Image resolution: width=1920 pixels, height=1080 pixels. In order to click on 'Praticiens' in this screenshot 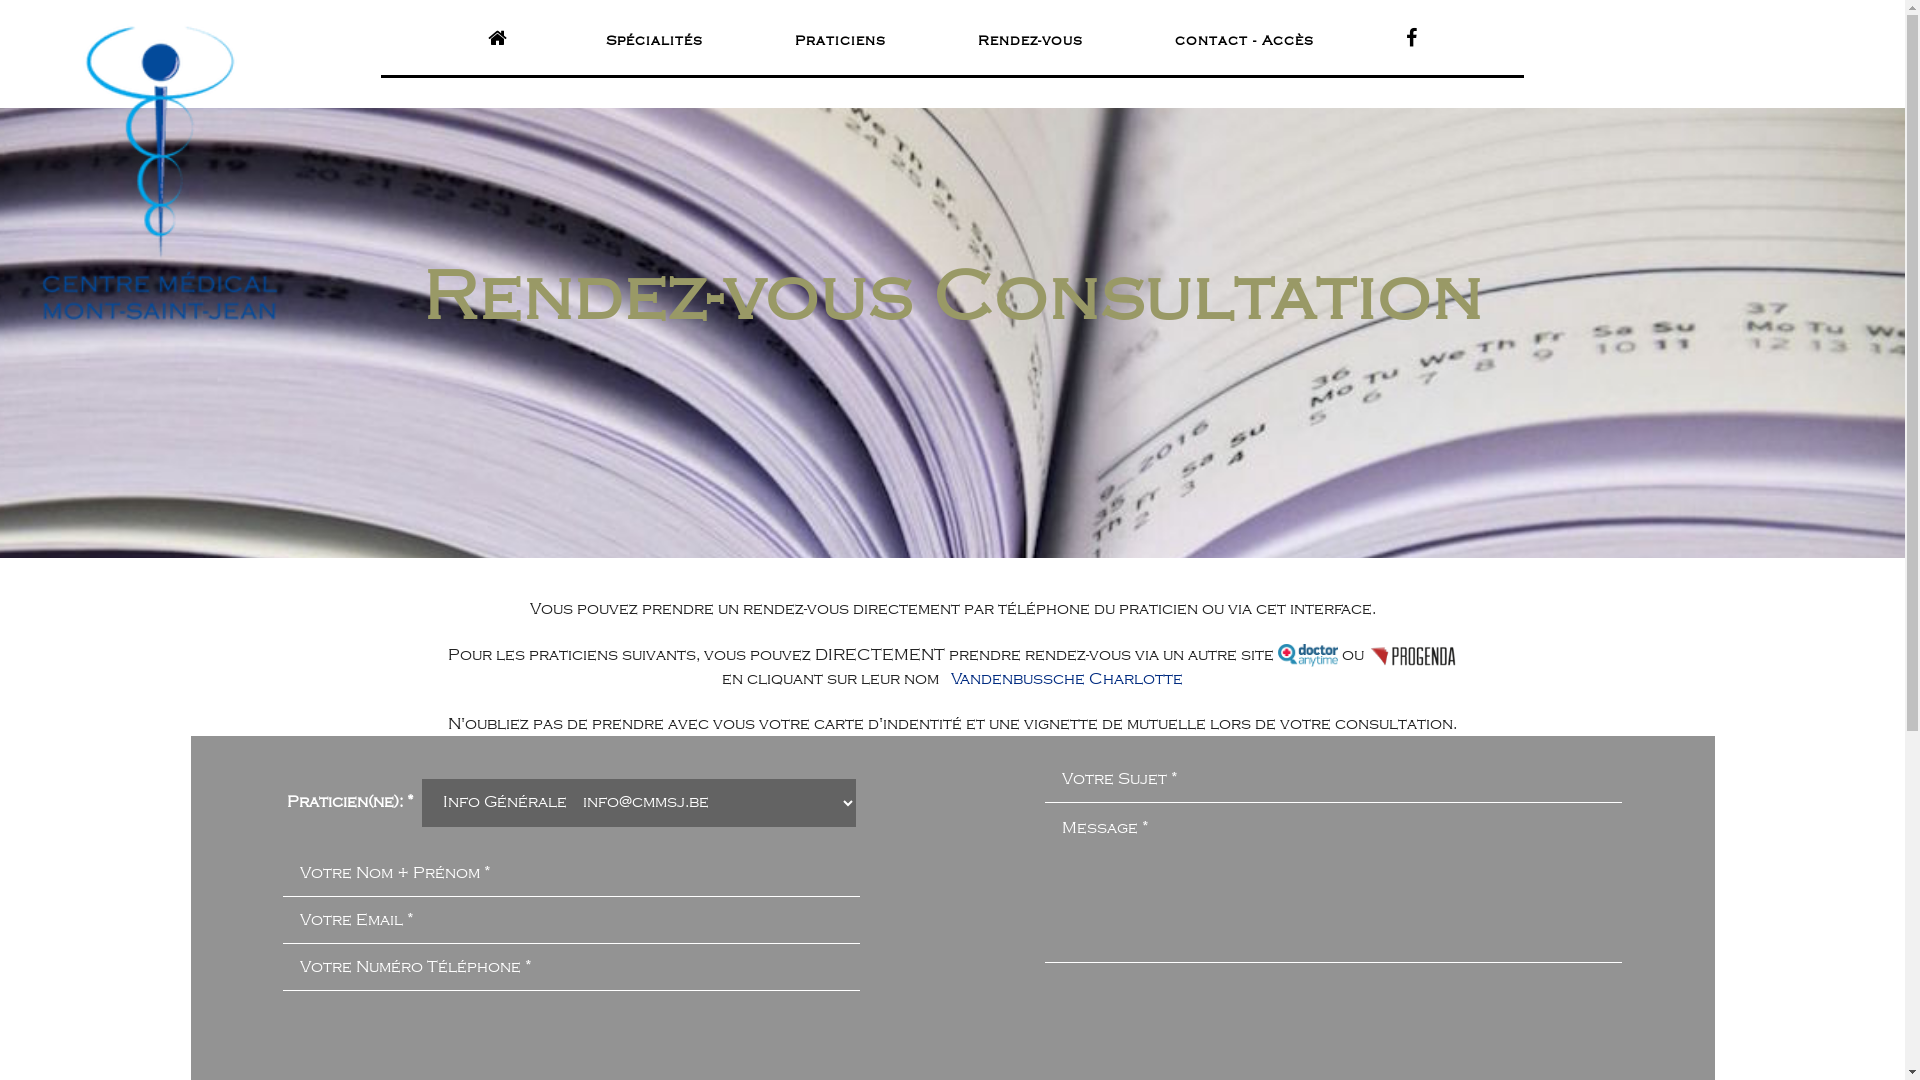, I will do `click(839, 41)`.